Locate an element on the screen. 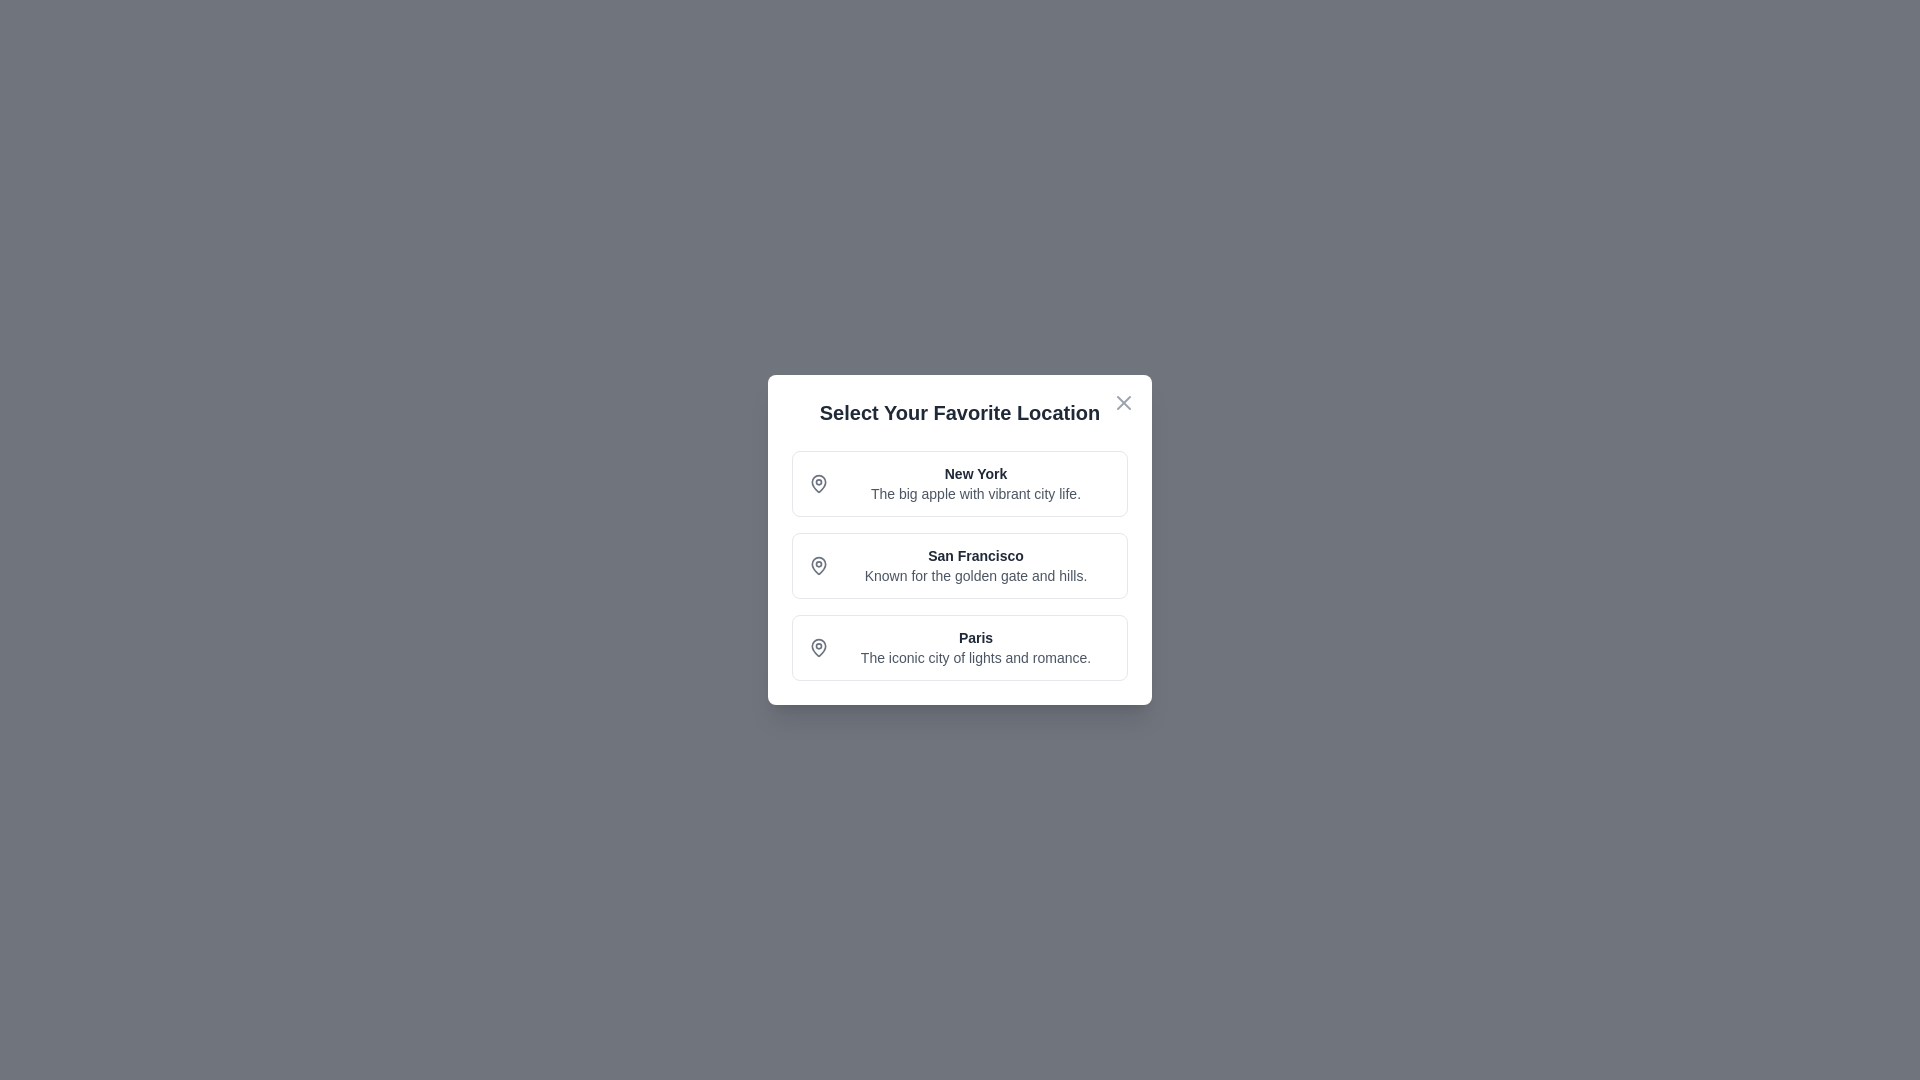  the location card for San Francisco is located at coordinates (960, 566).